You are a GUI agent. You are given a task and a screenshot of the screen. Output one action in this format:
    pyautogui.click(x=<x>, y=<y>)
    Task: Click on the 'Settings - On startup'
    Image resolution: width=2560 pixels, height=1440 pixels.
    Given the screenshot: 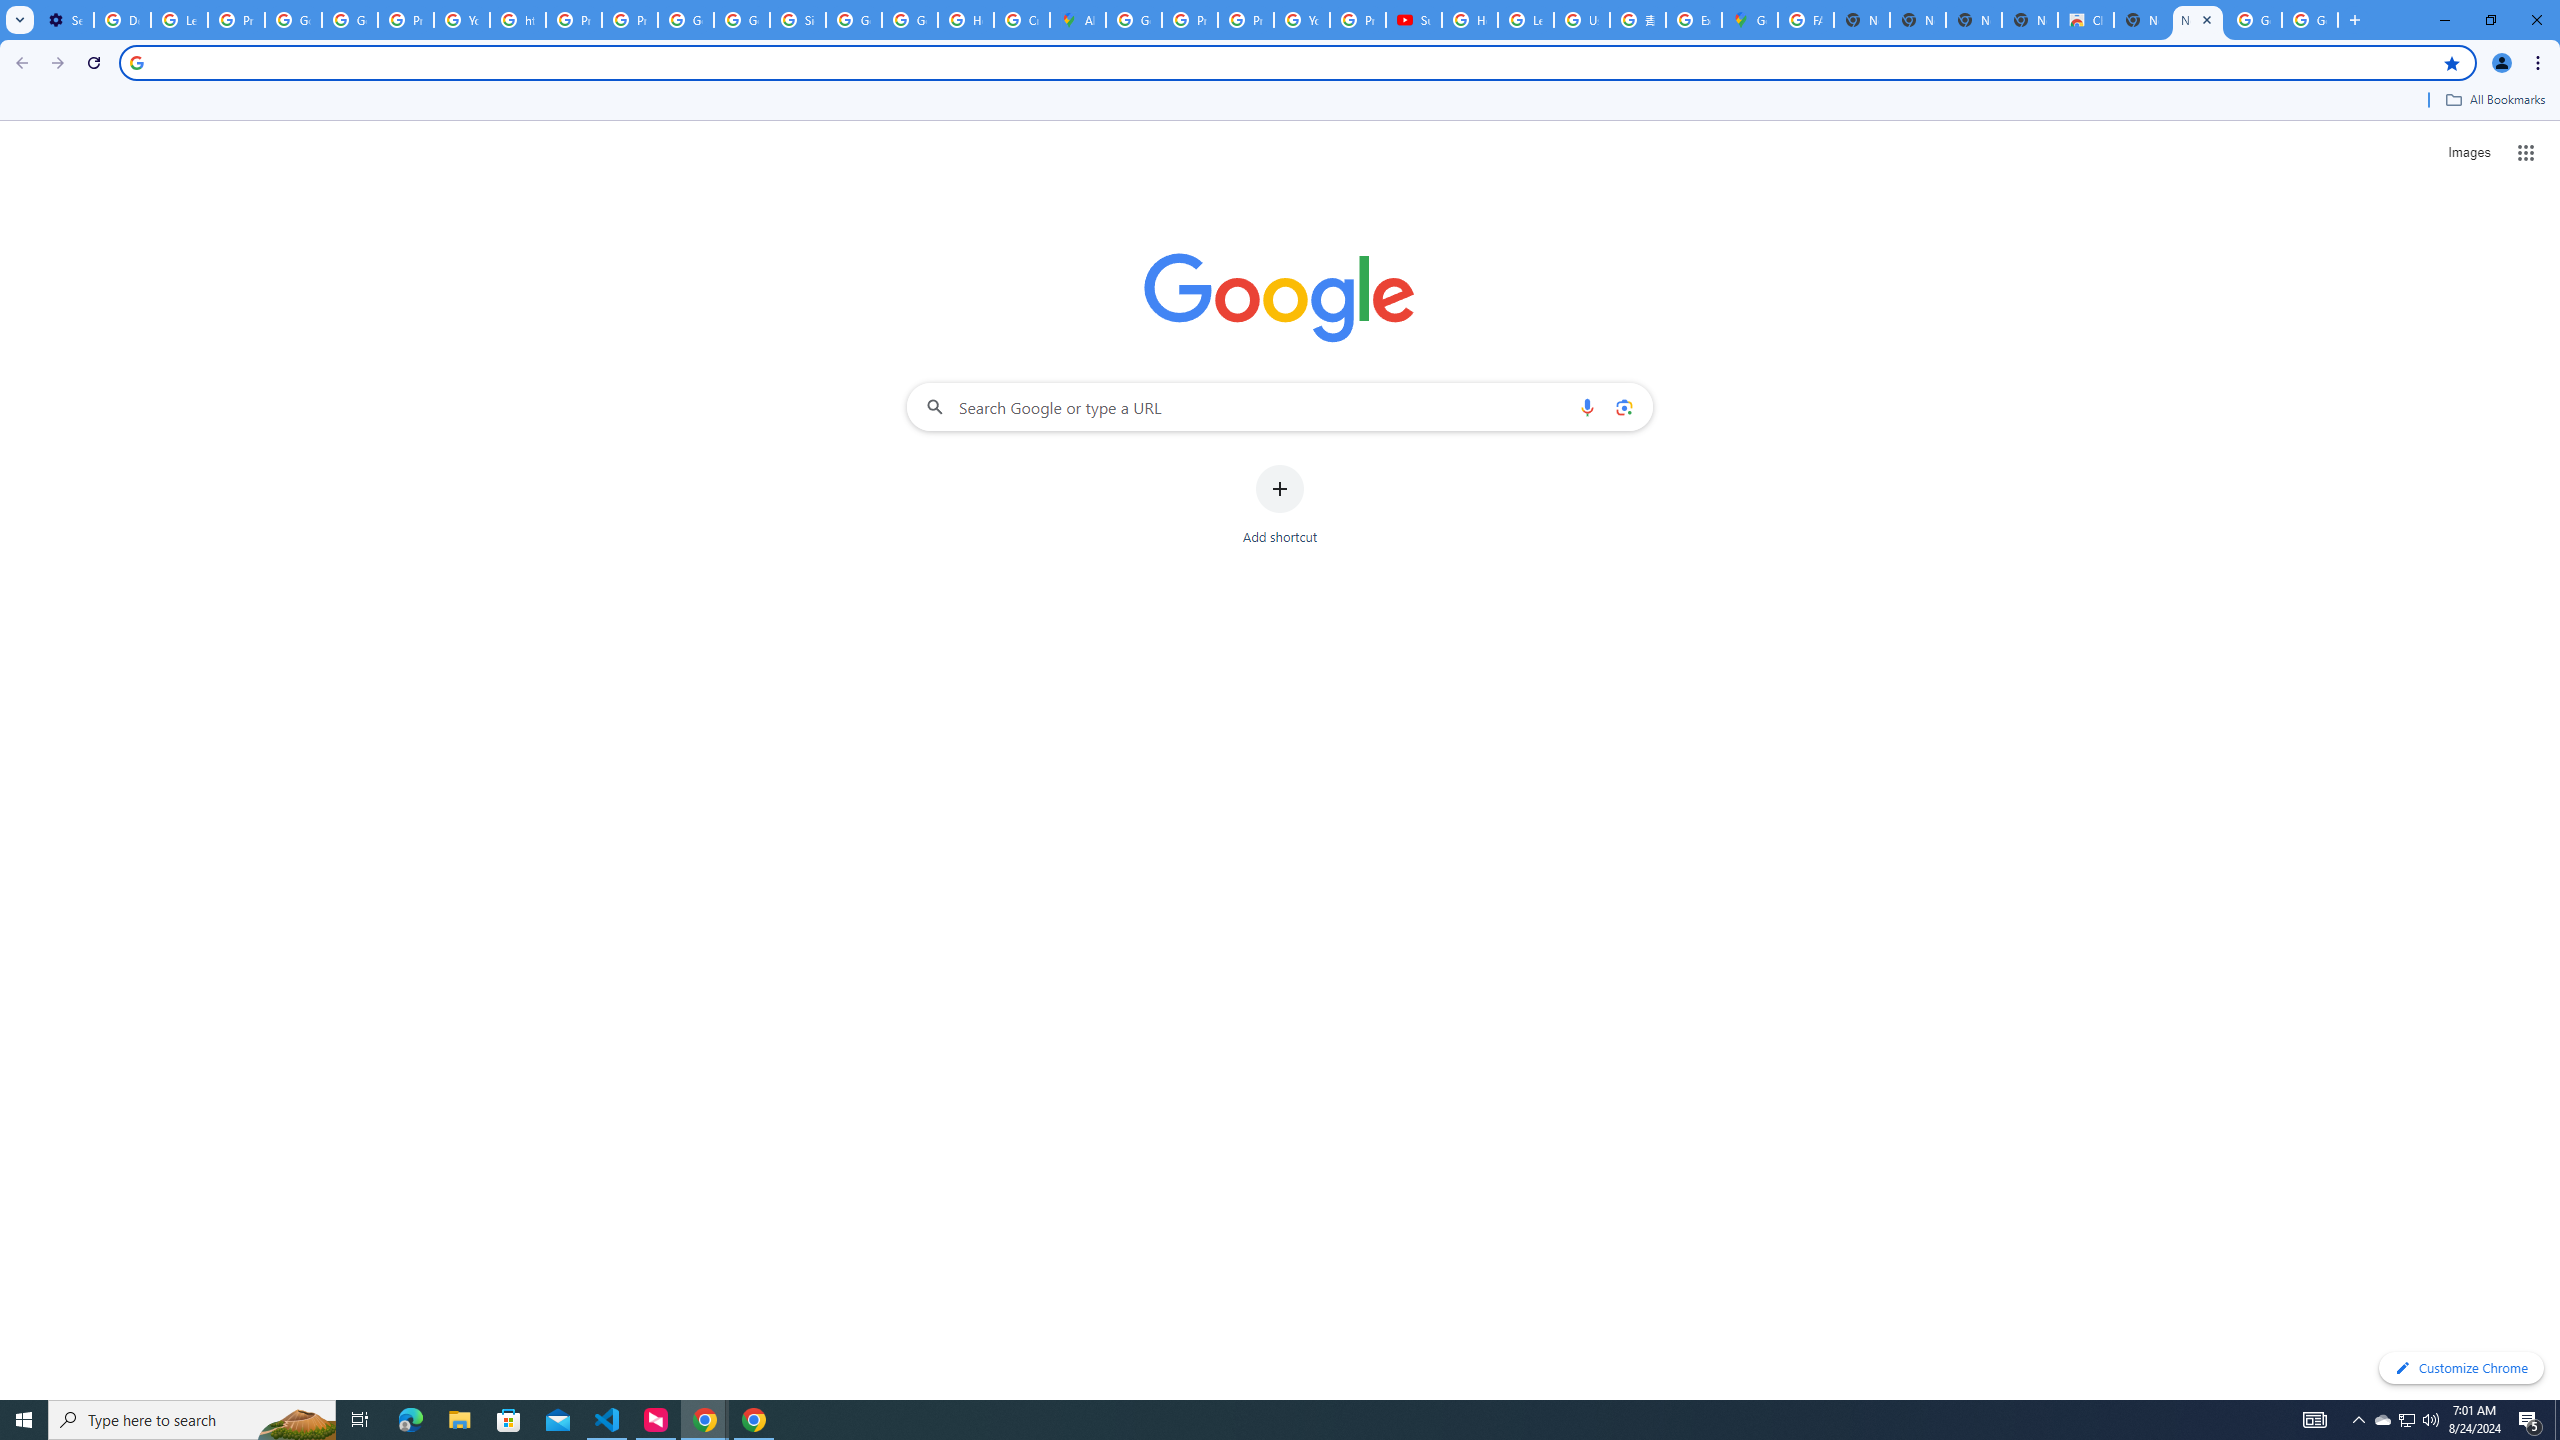 What is the action you would take?
    pyautogui.click(x=65, y=19)
    